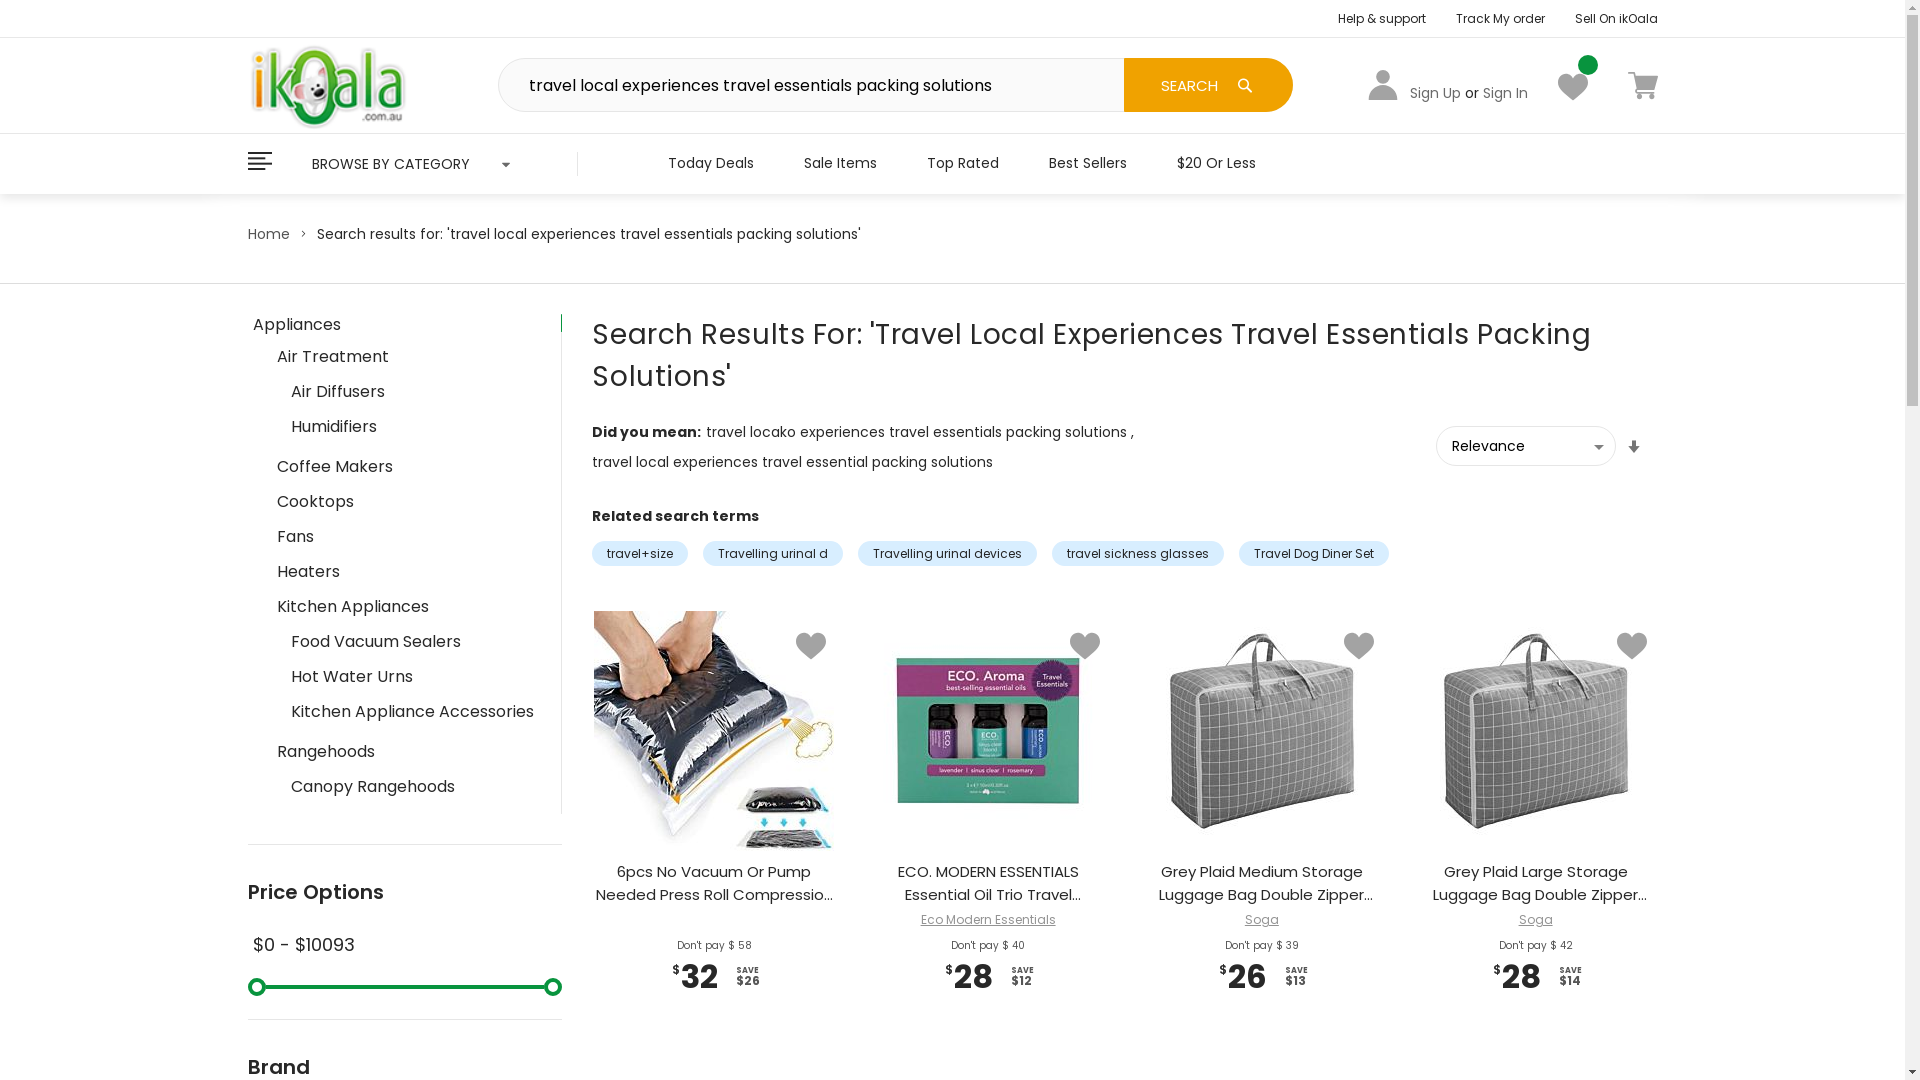 This screenshot has width=1920, height=1080. Describe the element at coordinates (1535, 919) in the screenshot. I see `'Soga'` at that location.